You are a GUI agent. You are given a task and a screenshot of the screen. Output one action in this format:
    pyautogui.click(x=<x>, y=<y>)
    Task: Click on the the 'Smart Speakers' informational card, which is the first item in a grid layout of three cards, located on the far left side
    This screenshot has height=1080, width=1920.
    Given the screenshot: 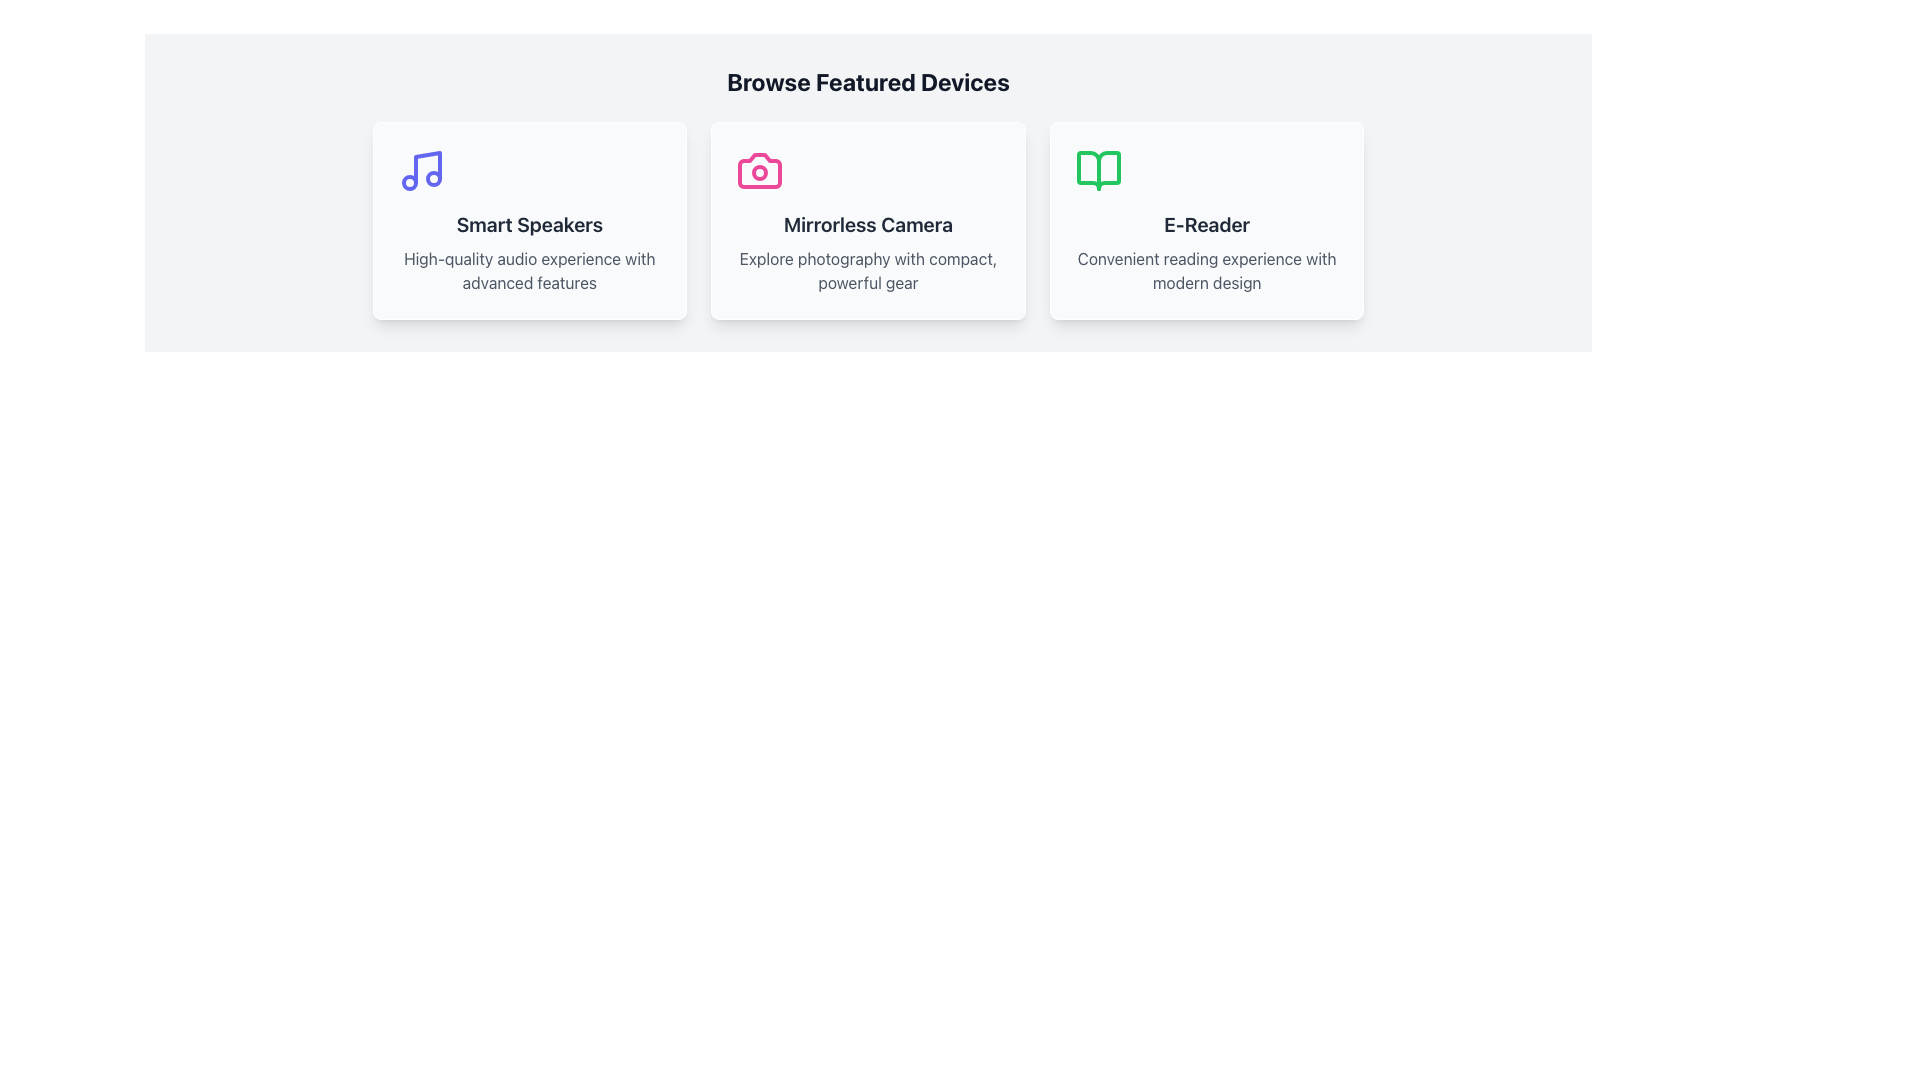 What is the action you would take?
    pyautogui.click(x=529, y=220)
    